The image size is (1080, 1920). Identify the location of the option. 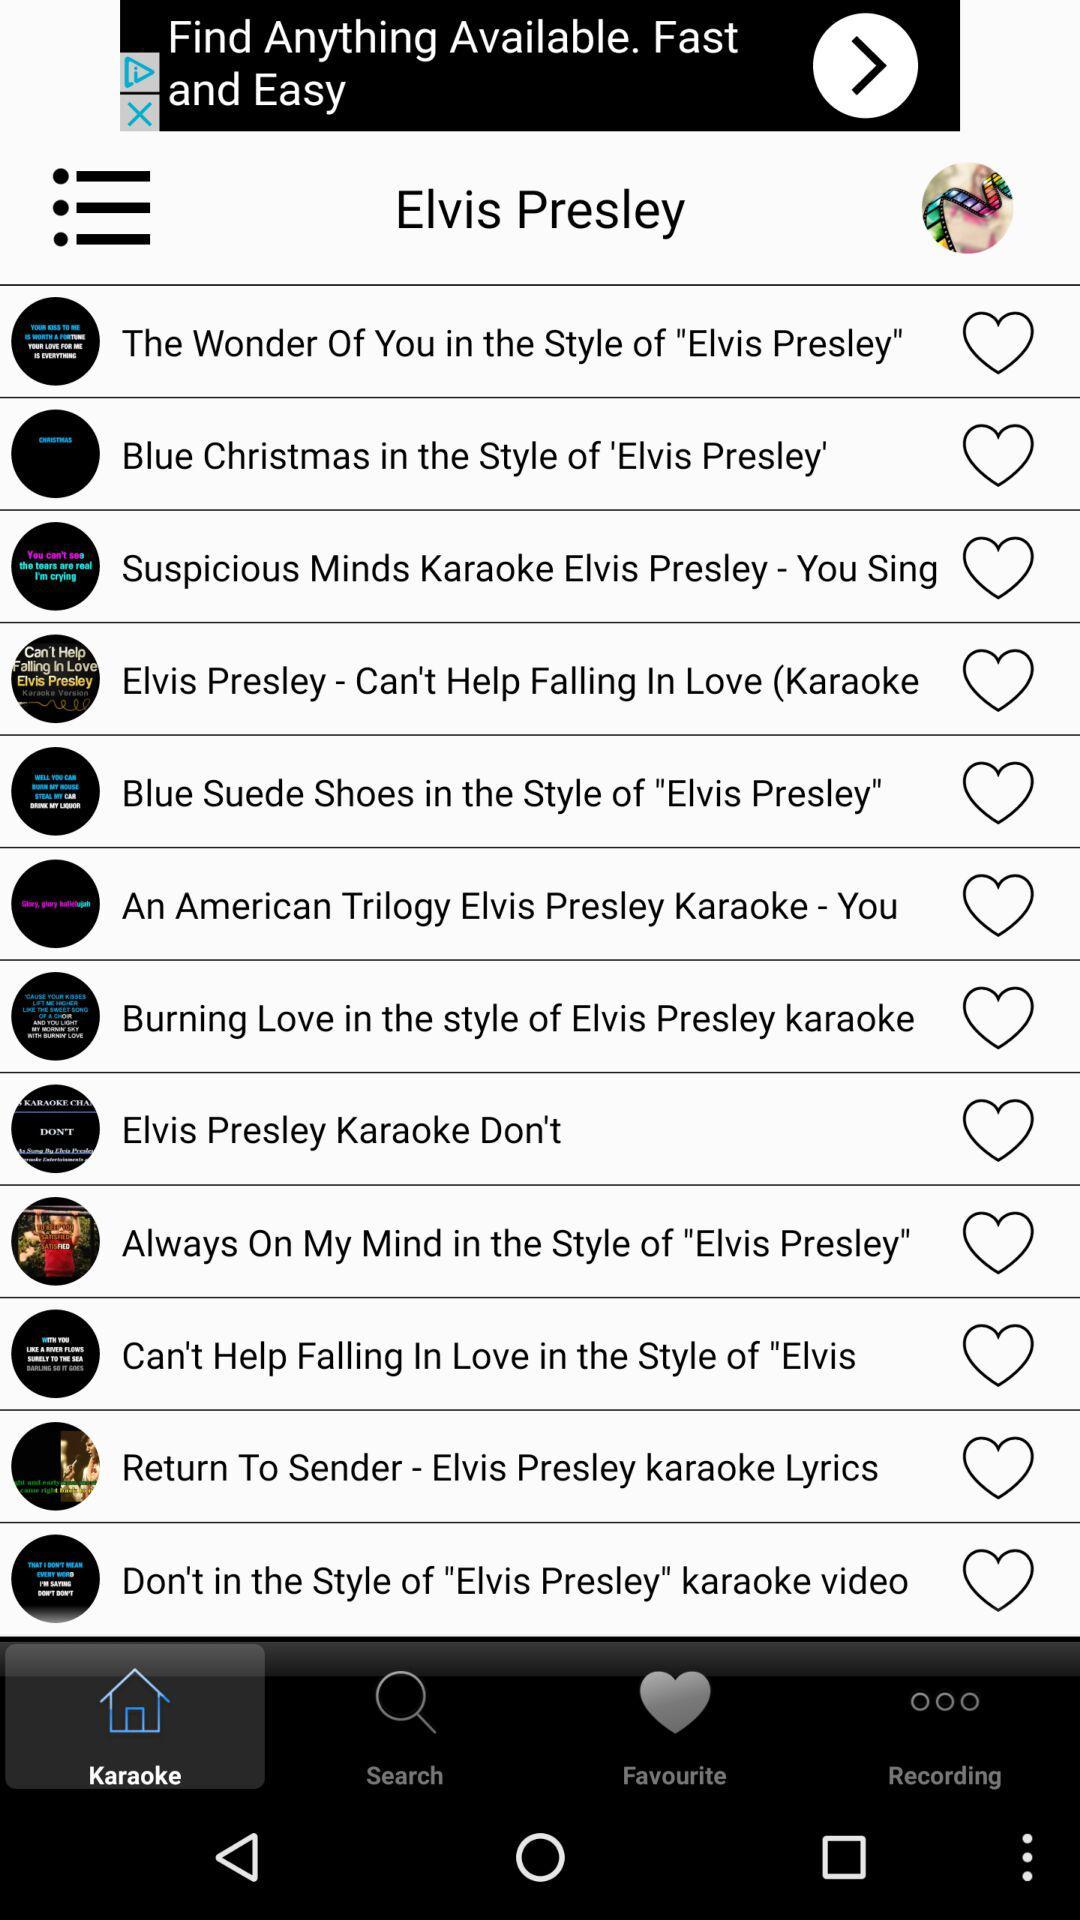
(998, 1240).